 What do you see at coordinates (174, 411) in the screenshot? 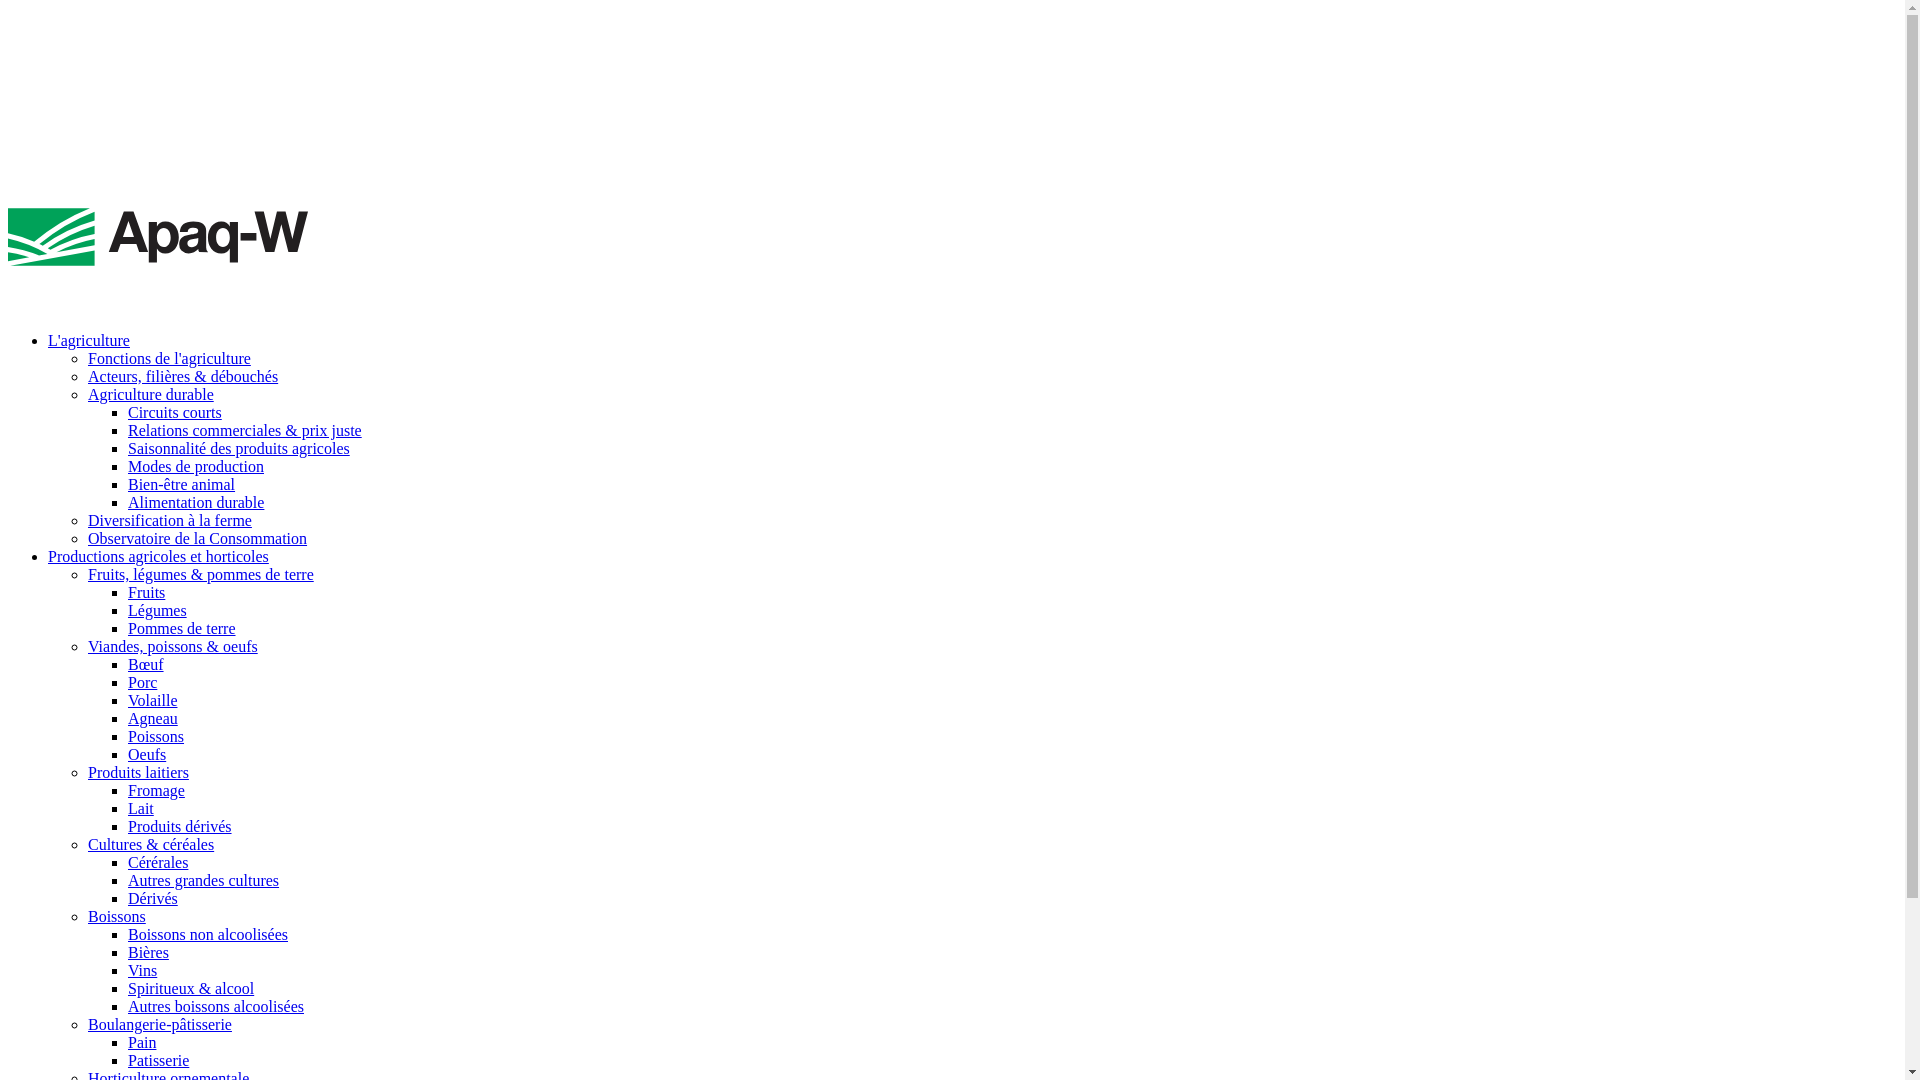
I see `'Circuits courts'` at bounding box center [174, 411].